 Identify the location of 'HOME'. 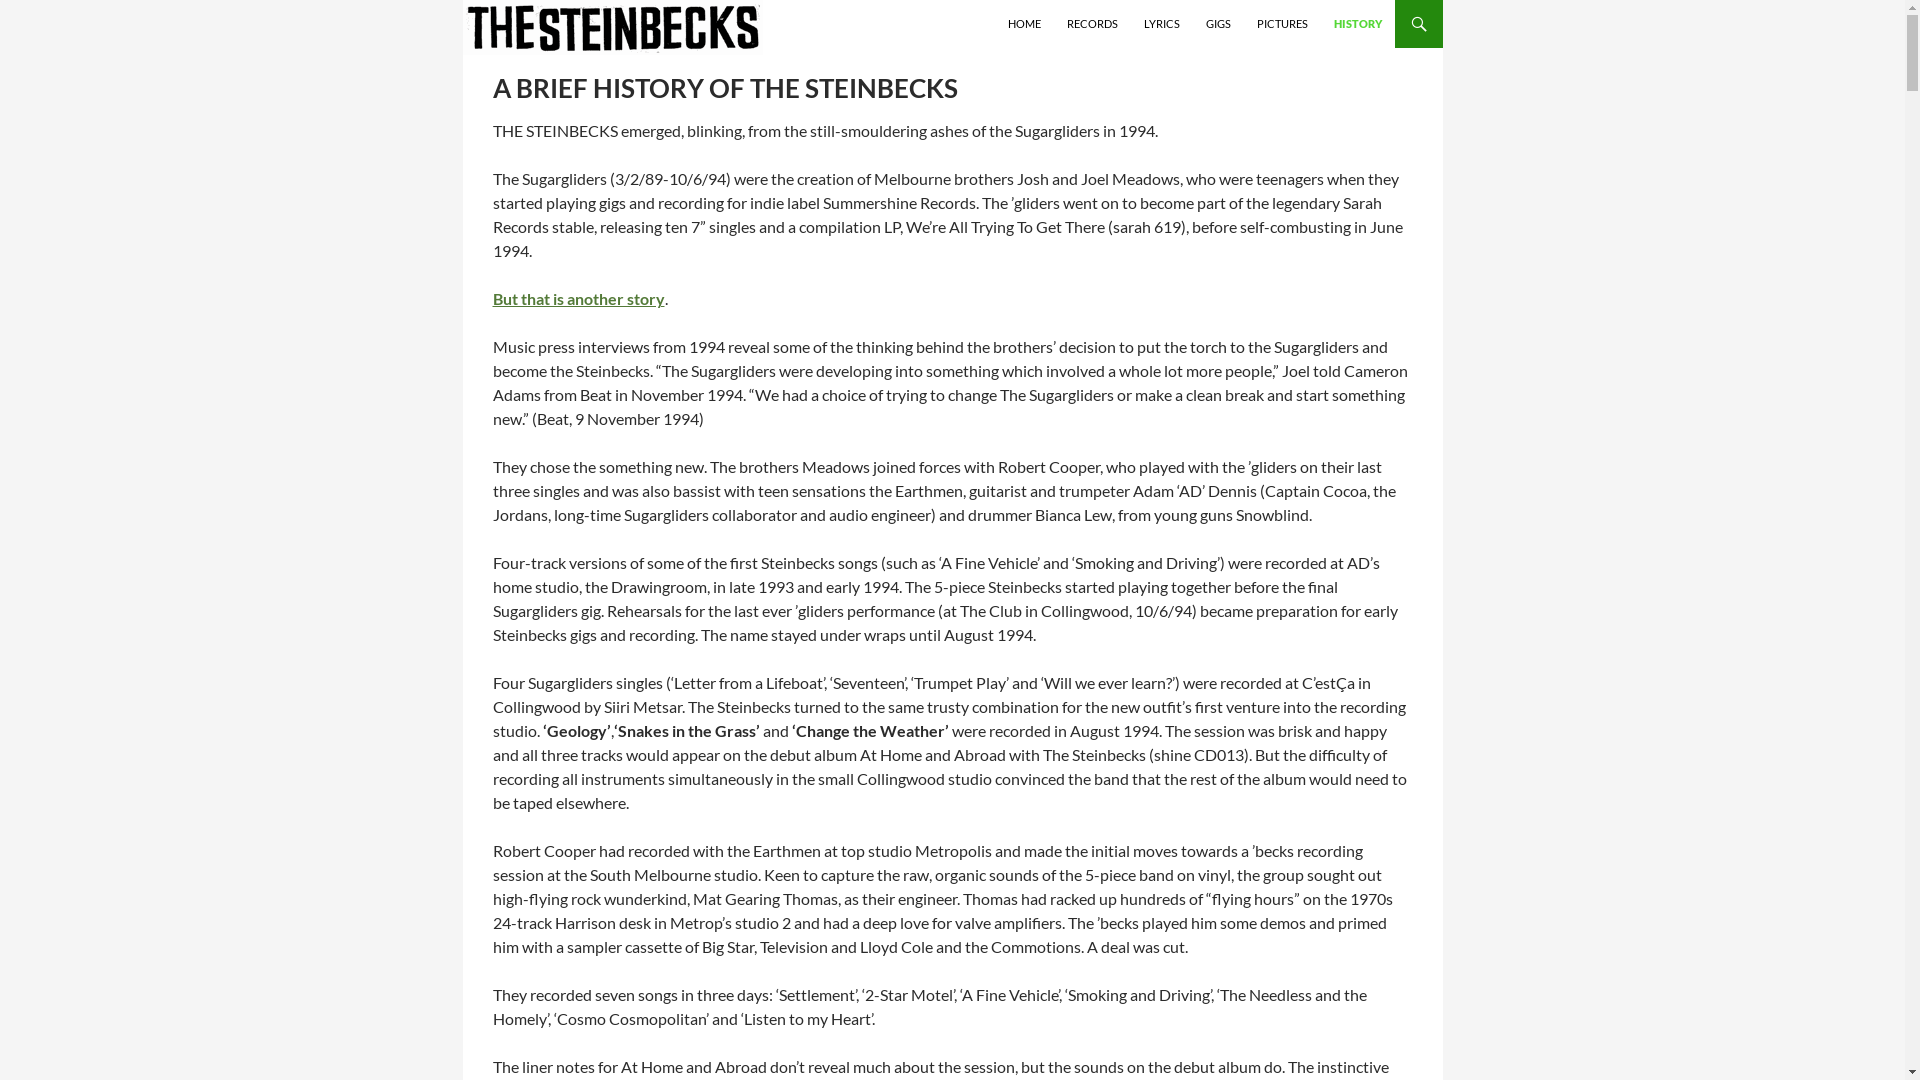
(1024, 23).